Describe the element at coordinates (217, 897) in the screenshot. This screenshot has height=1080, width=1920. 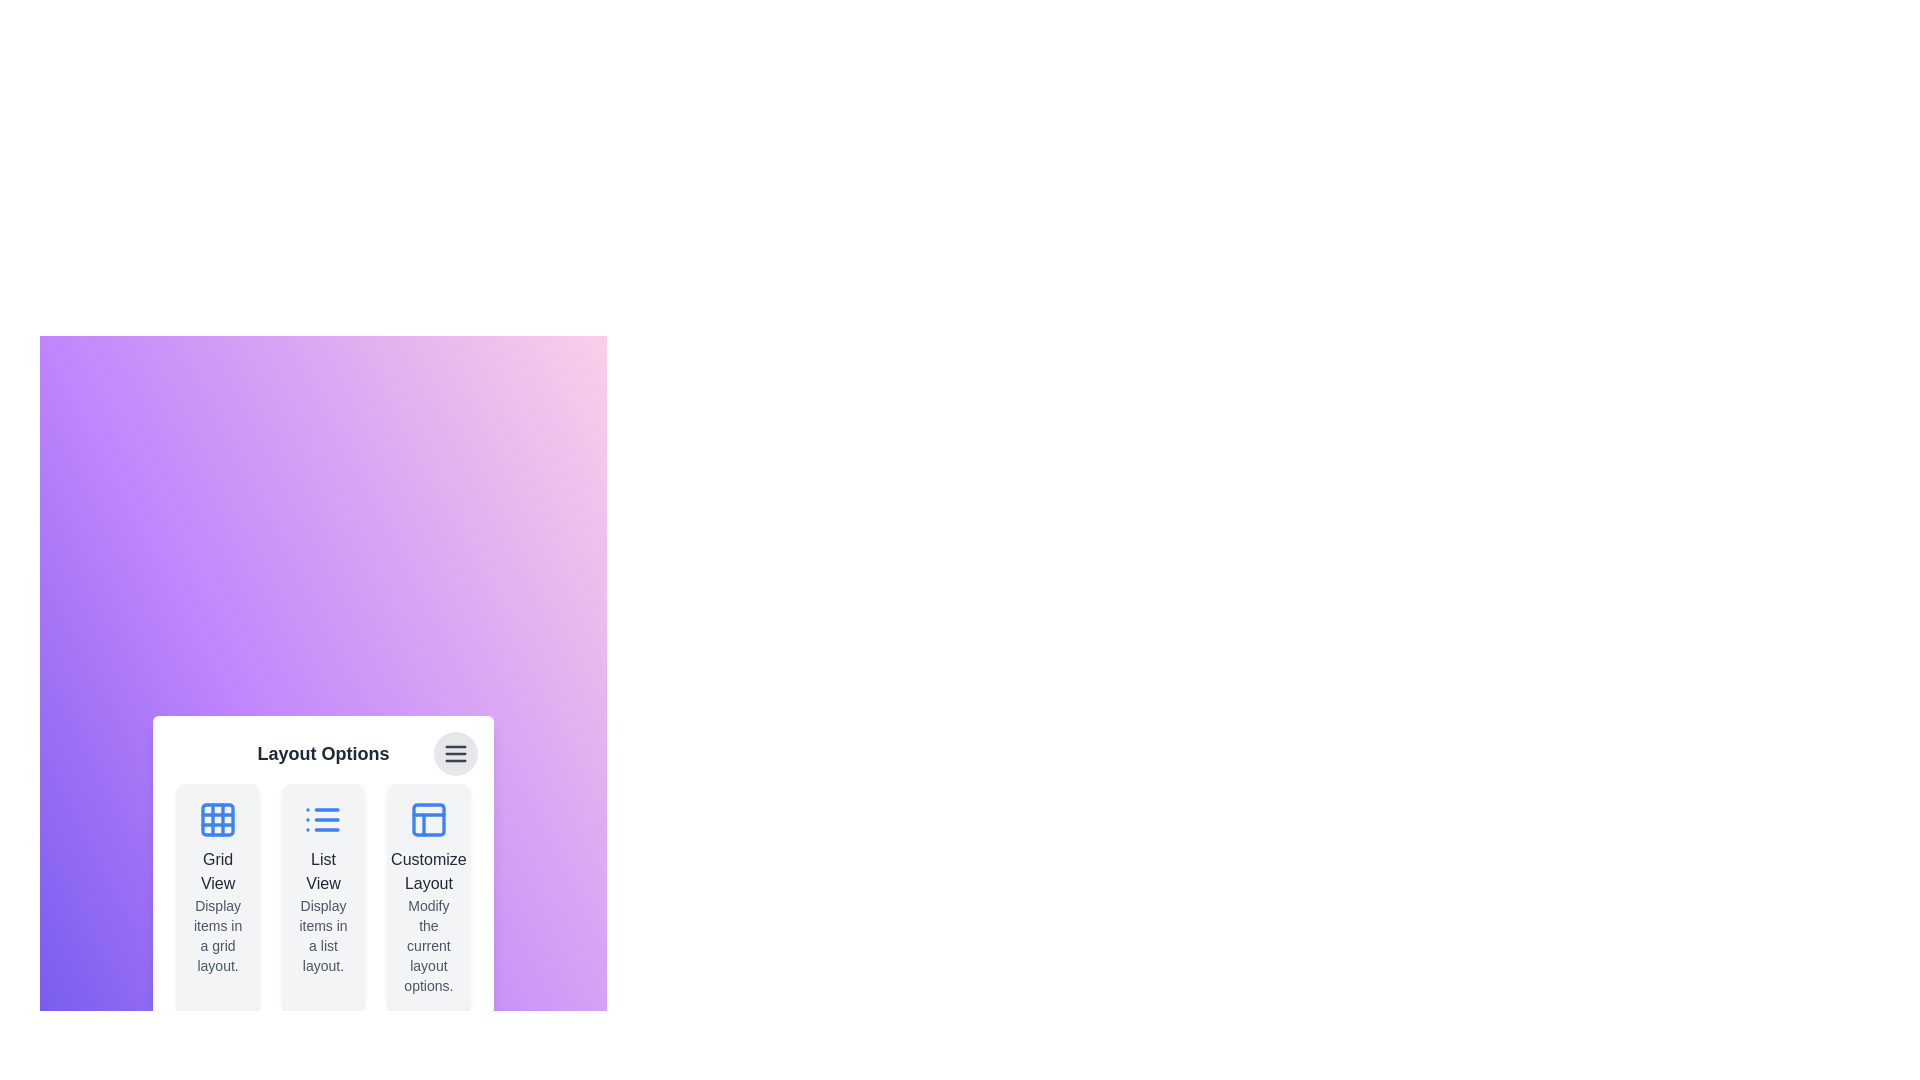
I see `the layout option card corresponding to Grid View to highlight it` at that location.